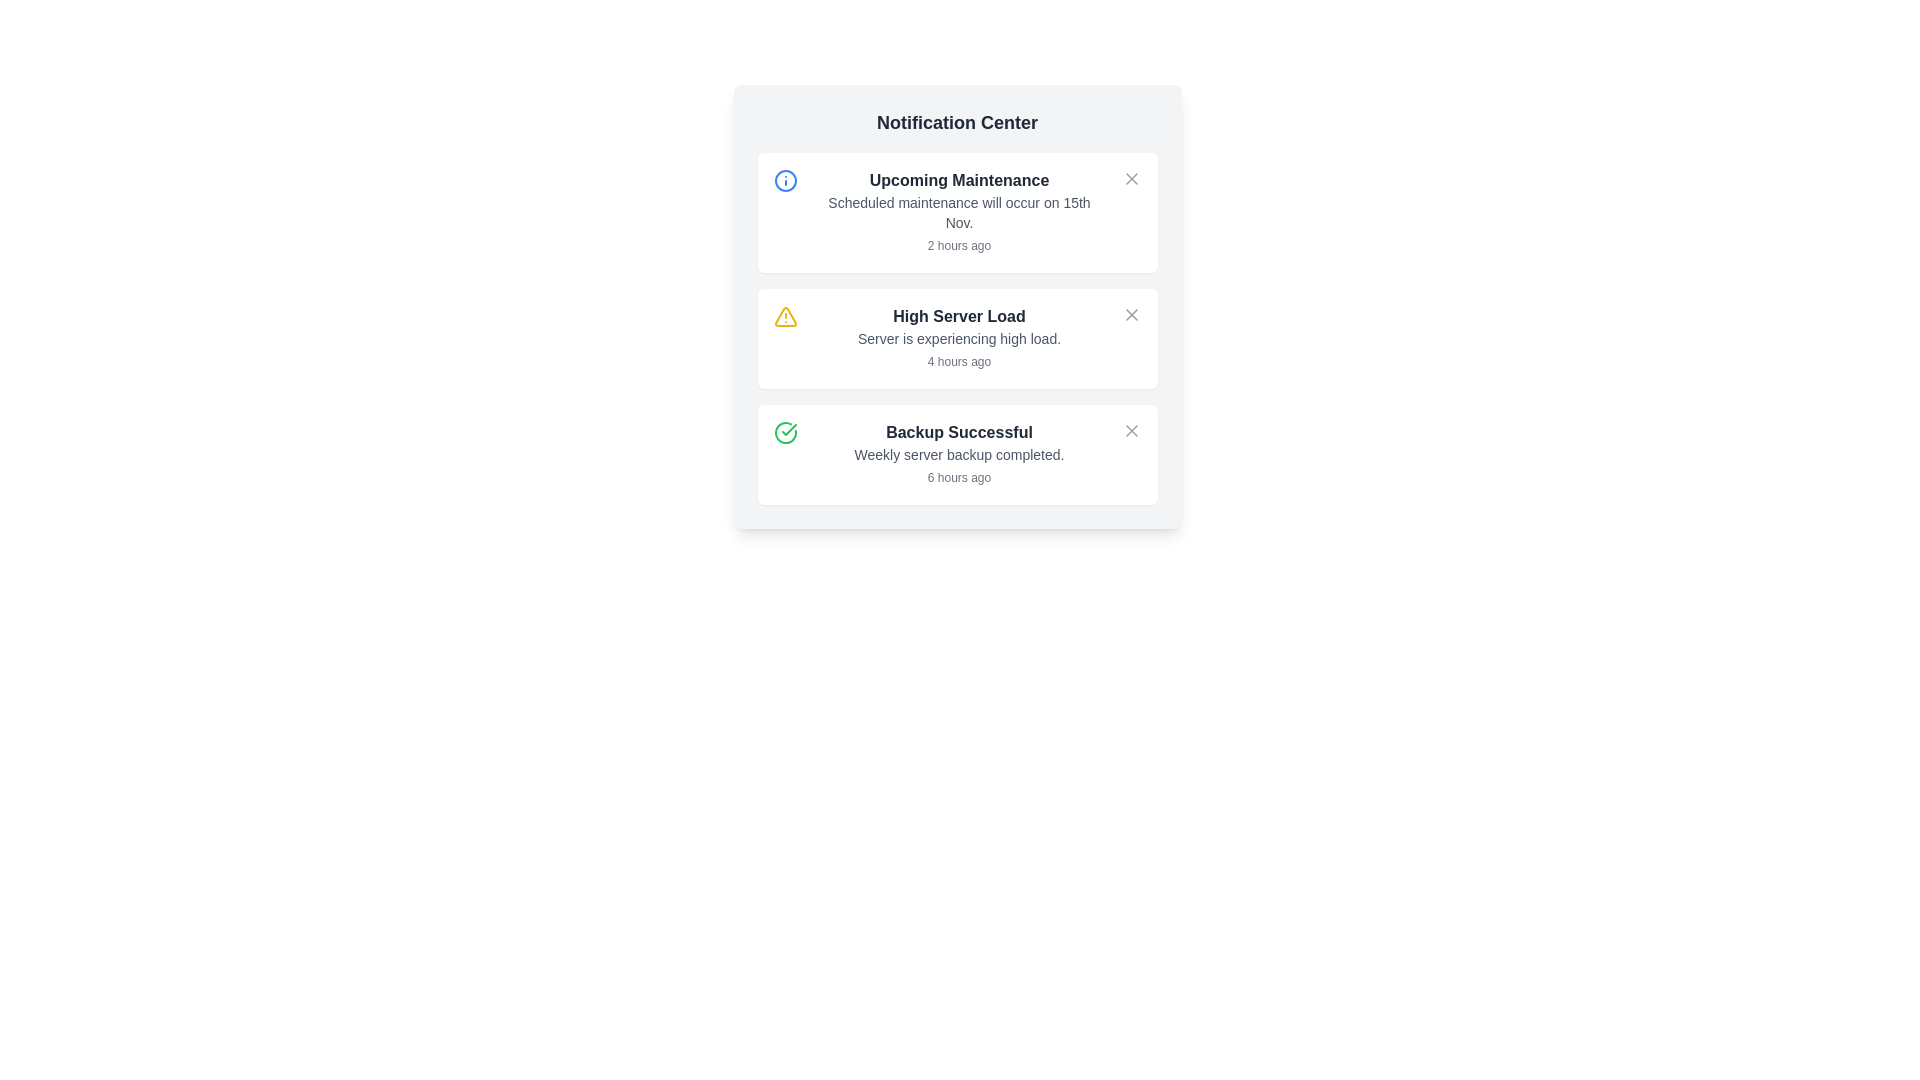 This screenshot has height=1080, width=1920. Describe the element at coordinates (784, 315) in the screenshot. I see `the warning icon indicating 'High Server Load' notification, located in the second panel of the notifications list, to the left of the notification text` at that location.